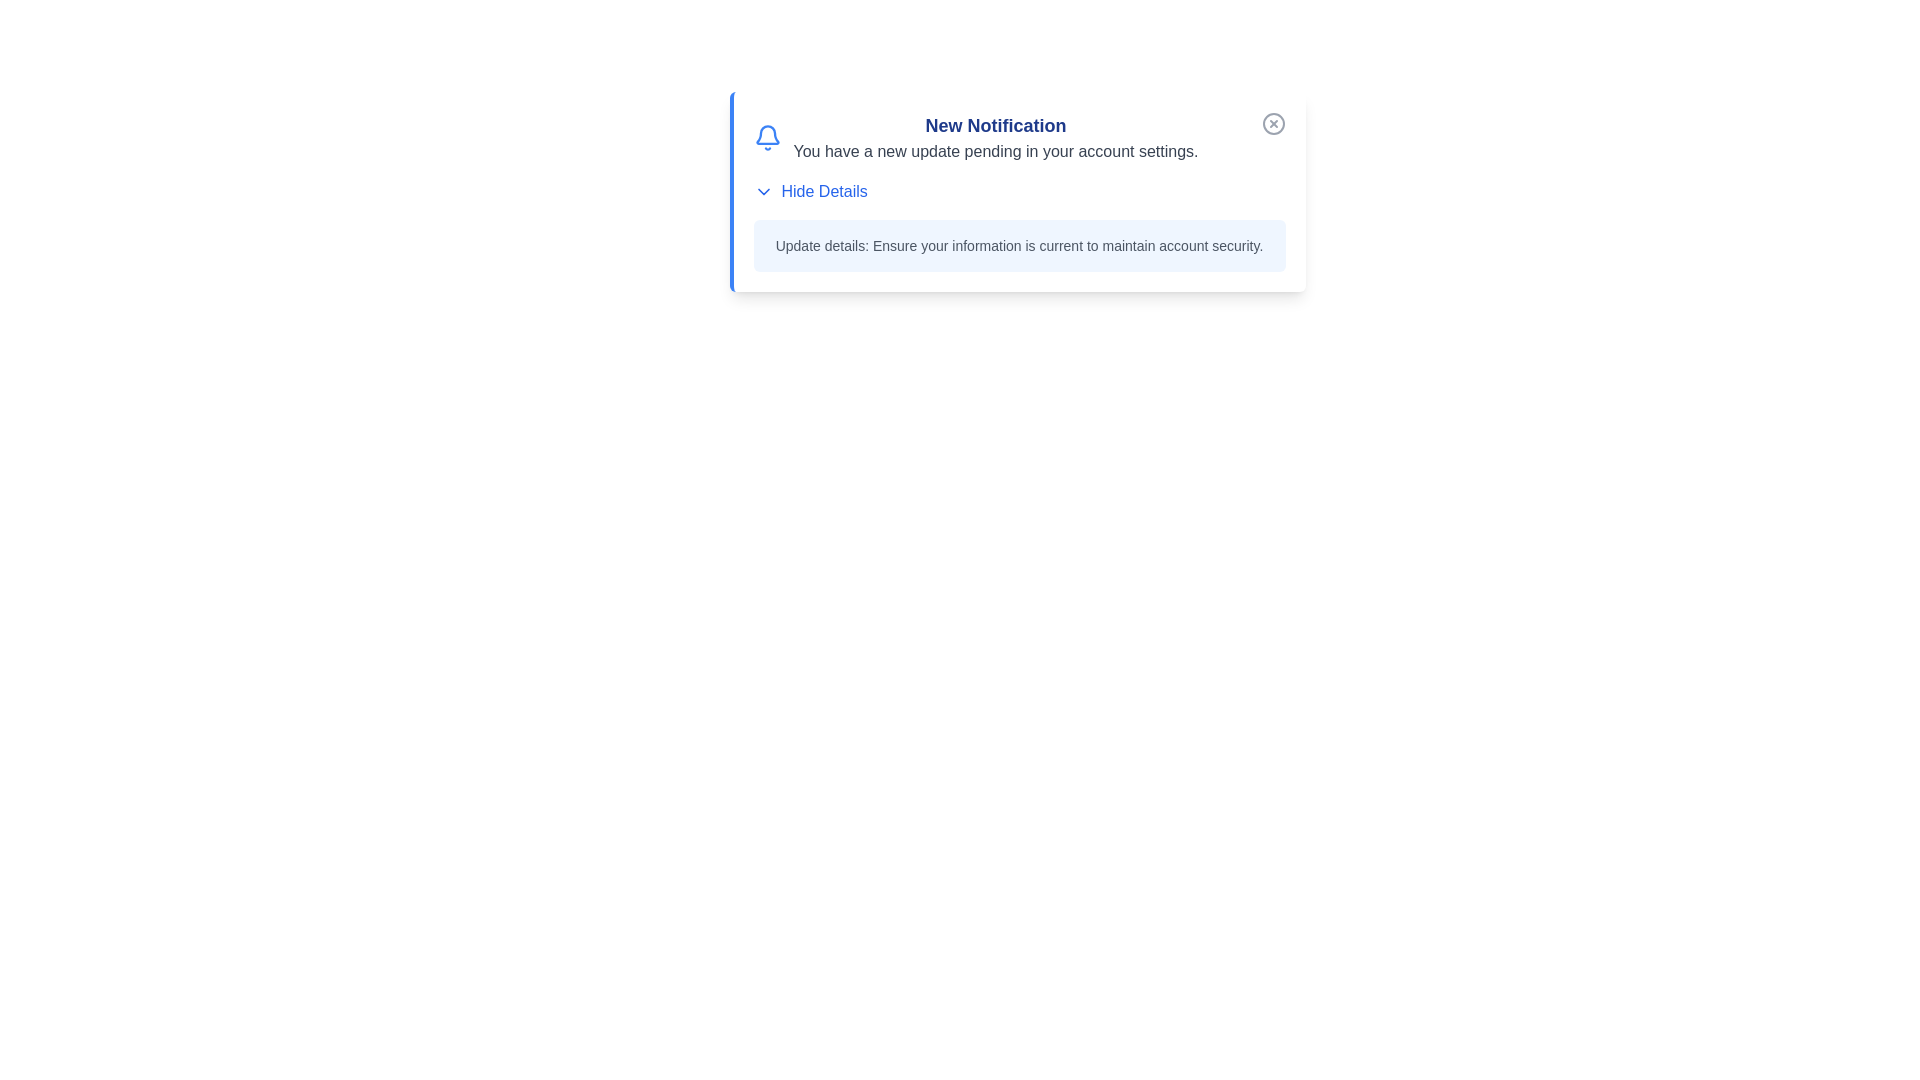 This screenshot has height=1080, width=1920. Describe the element at coordinates (975, 137) in the screenshot. I see `text from the notification header displayed in the Text block with icon, which is centered at the top of a white card with a blue outline` at that location.